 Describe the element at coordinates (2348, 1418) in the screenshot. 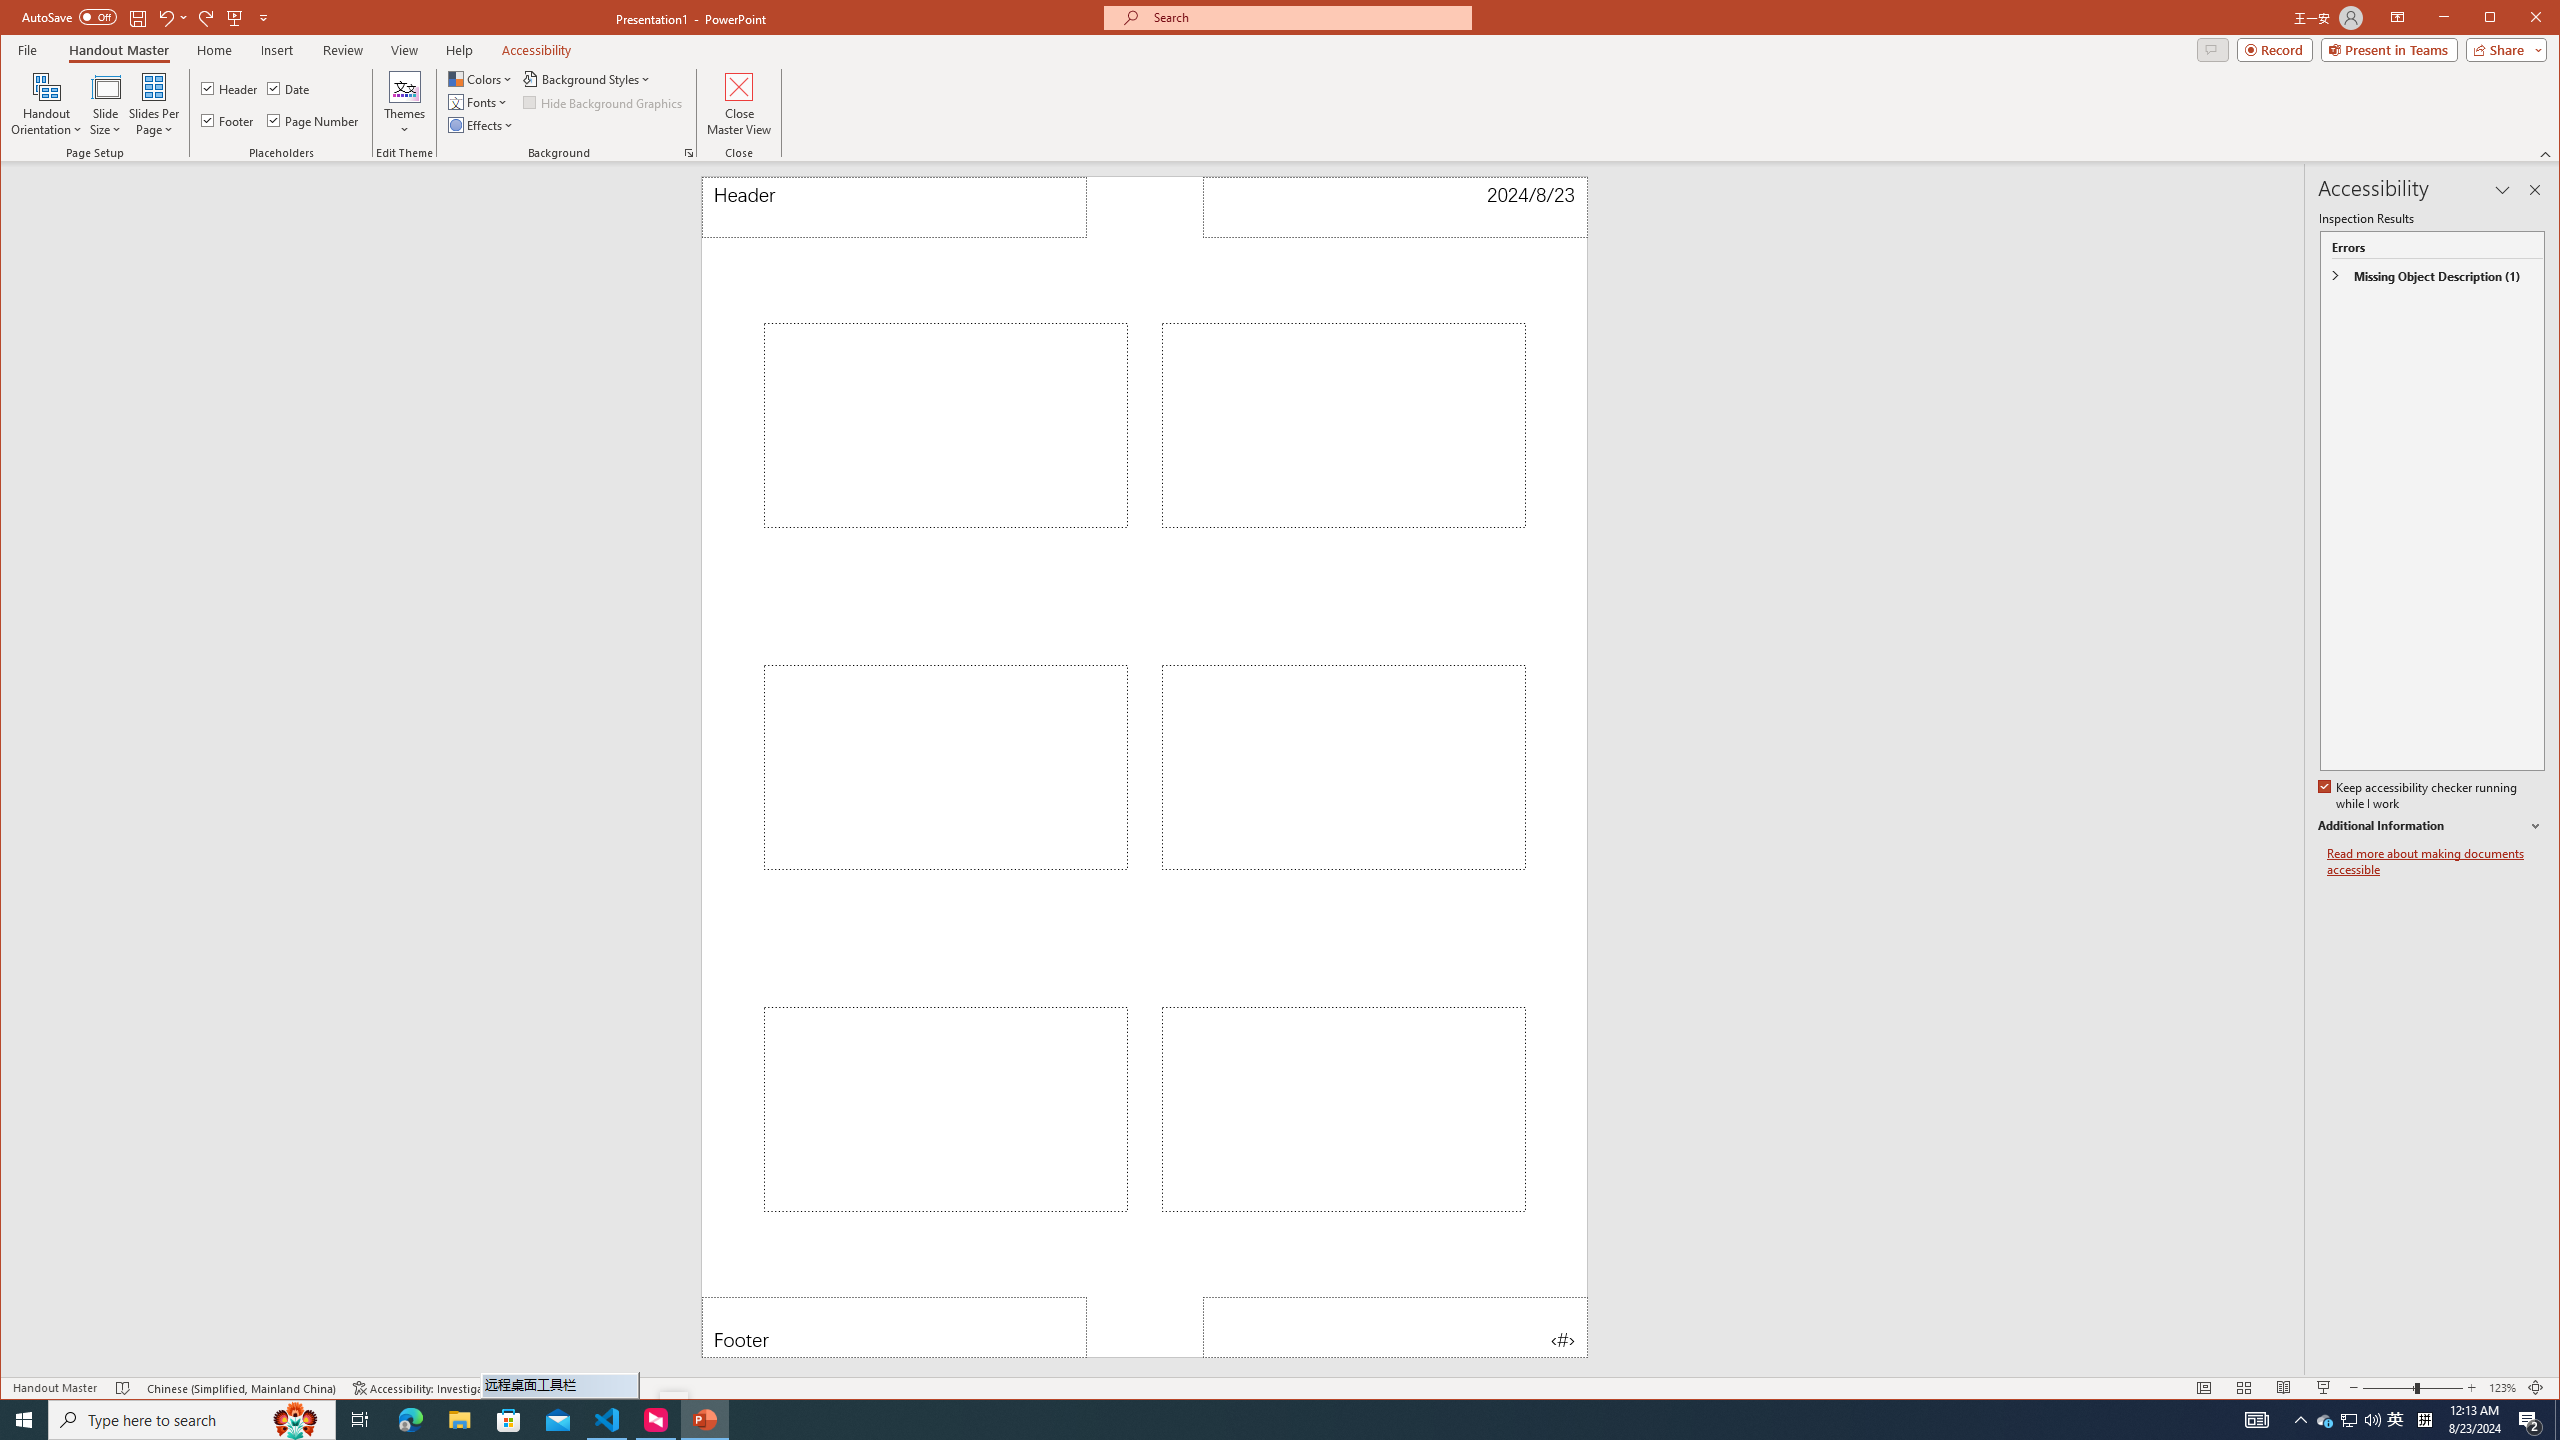

I see `'User Promoted Notification Area'` at that location.